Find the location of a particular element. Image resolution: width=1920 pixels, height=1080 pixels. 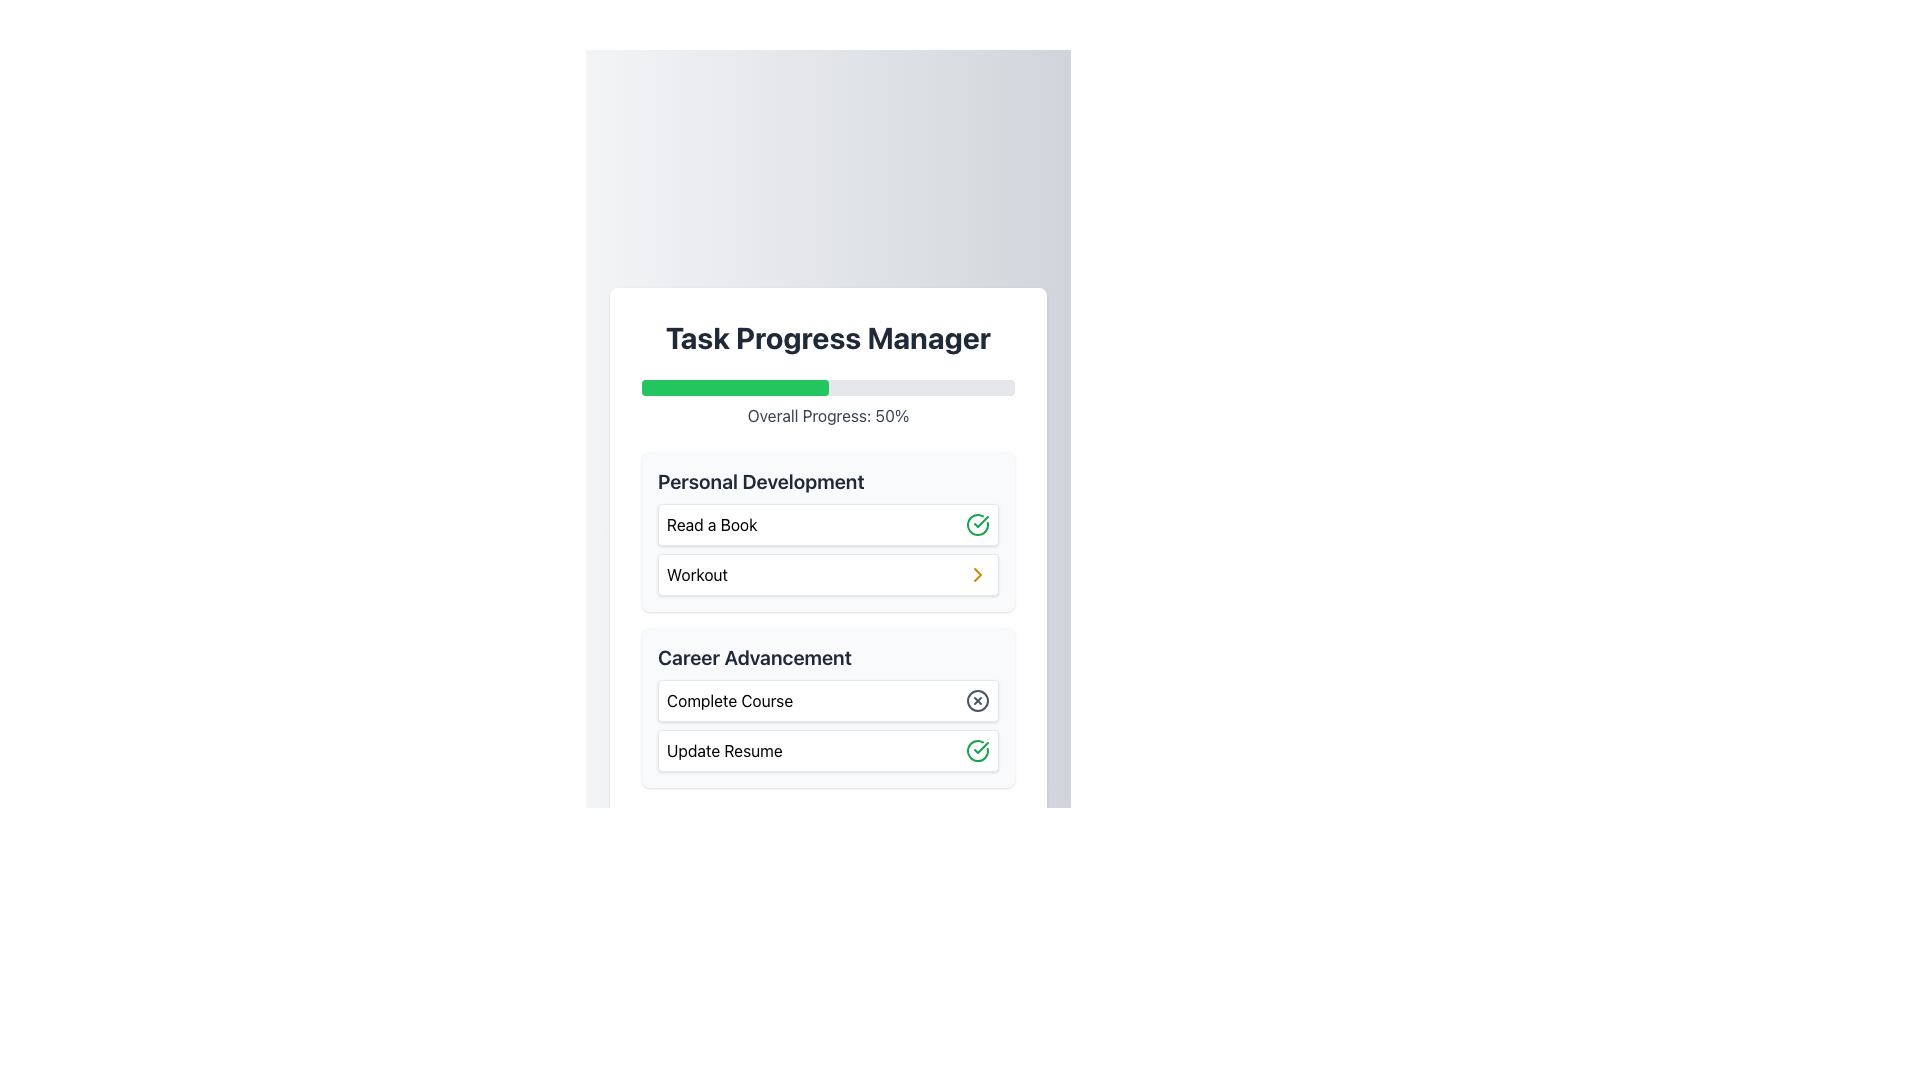

the green progress bar segment that represents the completed fraction of the progress, located beneath 'Task Progress Manager' is located at coordinates (734, 388).